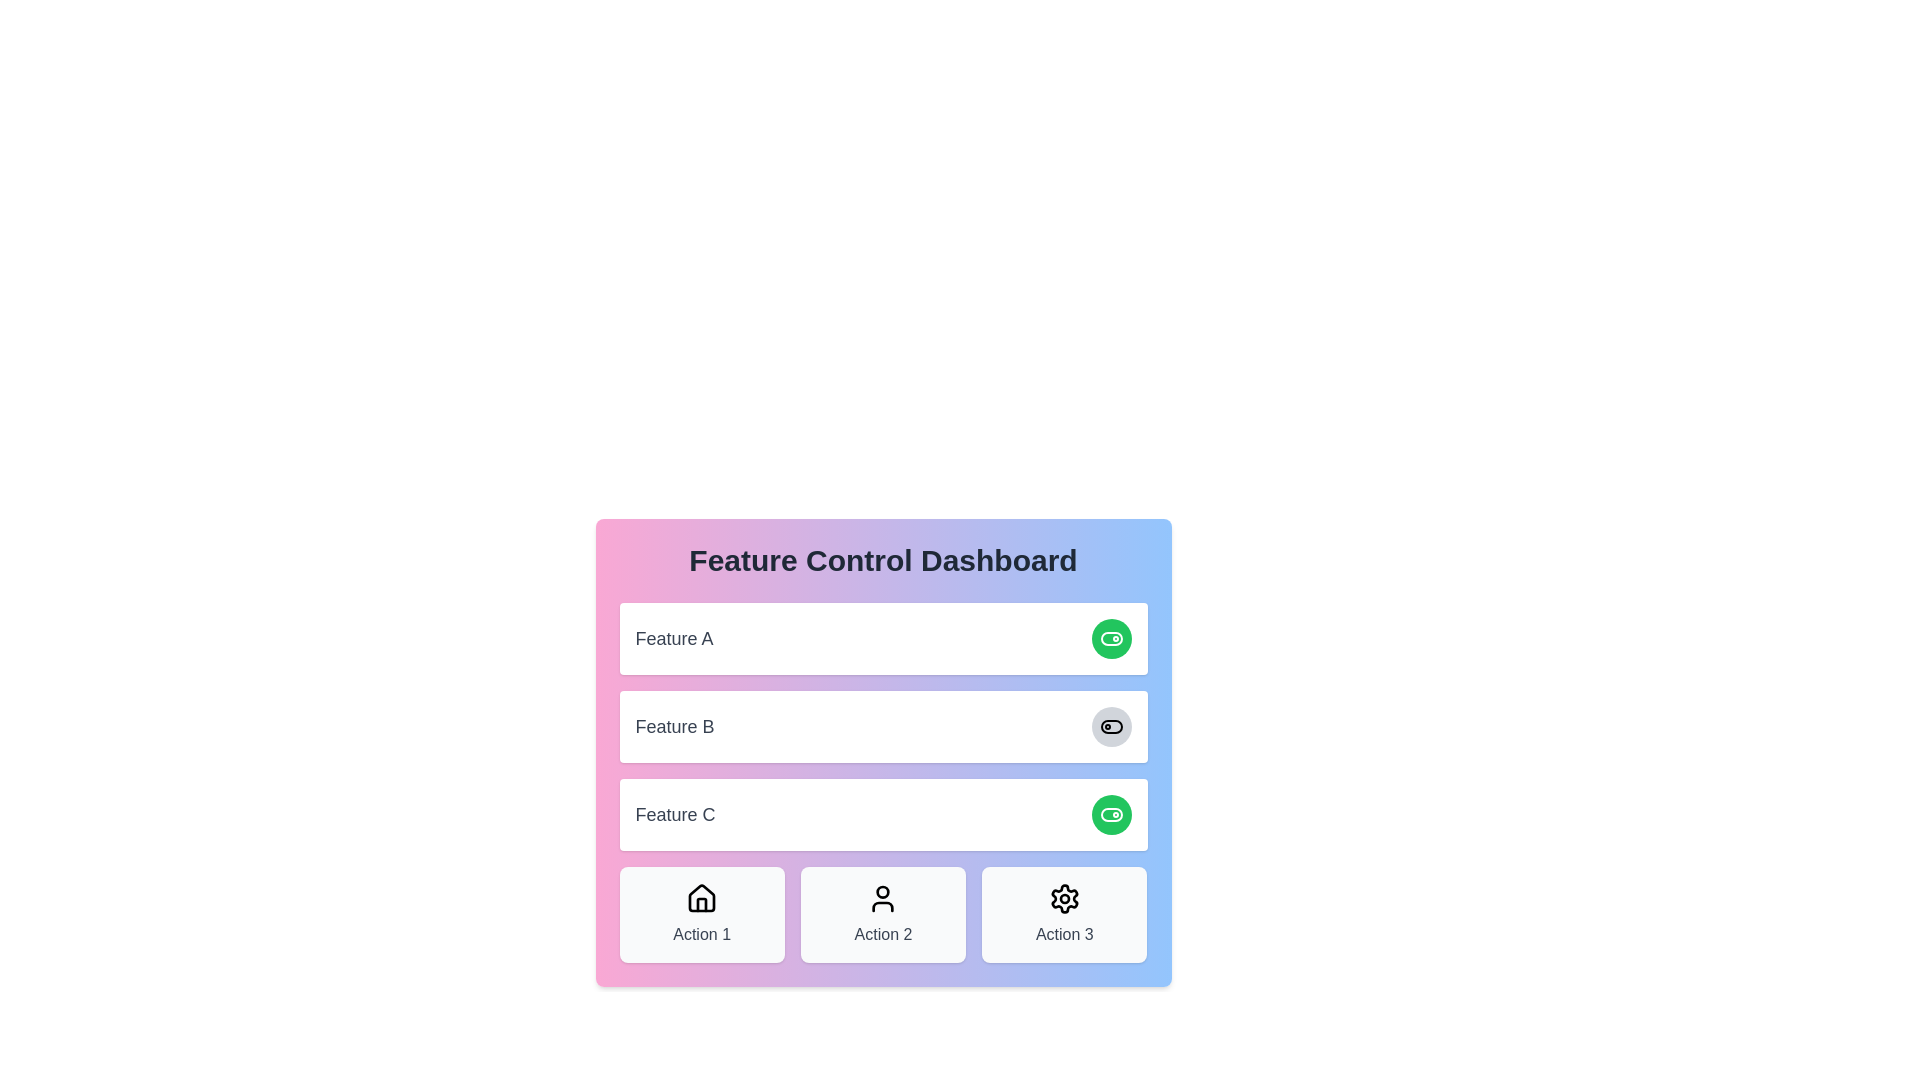 This screenshot has height=1080, width=1920. What do you see at coordinates (882, 914) in the screenshot?
I see `the 'Action 2' card, which is the central button-like card in the grid layout of the 'Feature Control Dashboard'` at bounding box center [882, 914].